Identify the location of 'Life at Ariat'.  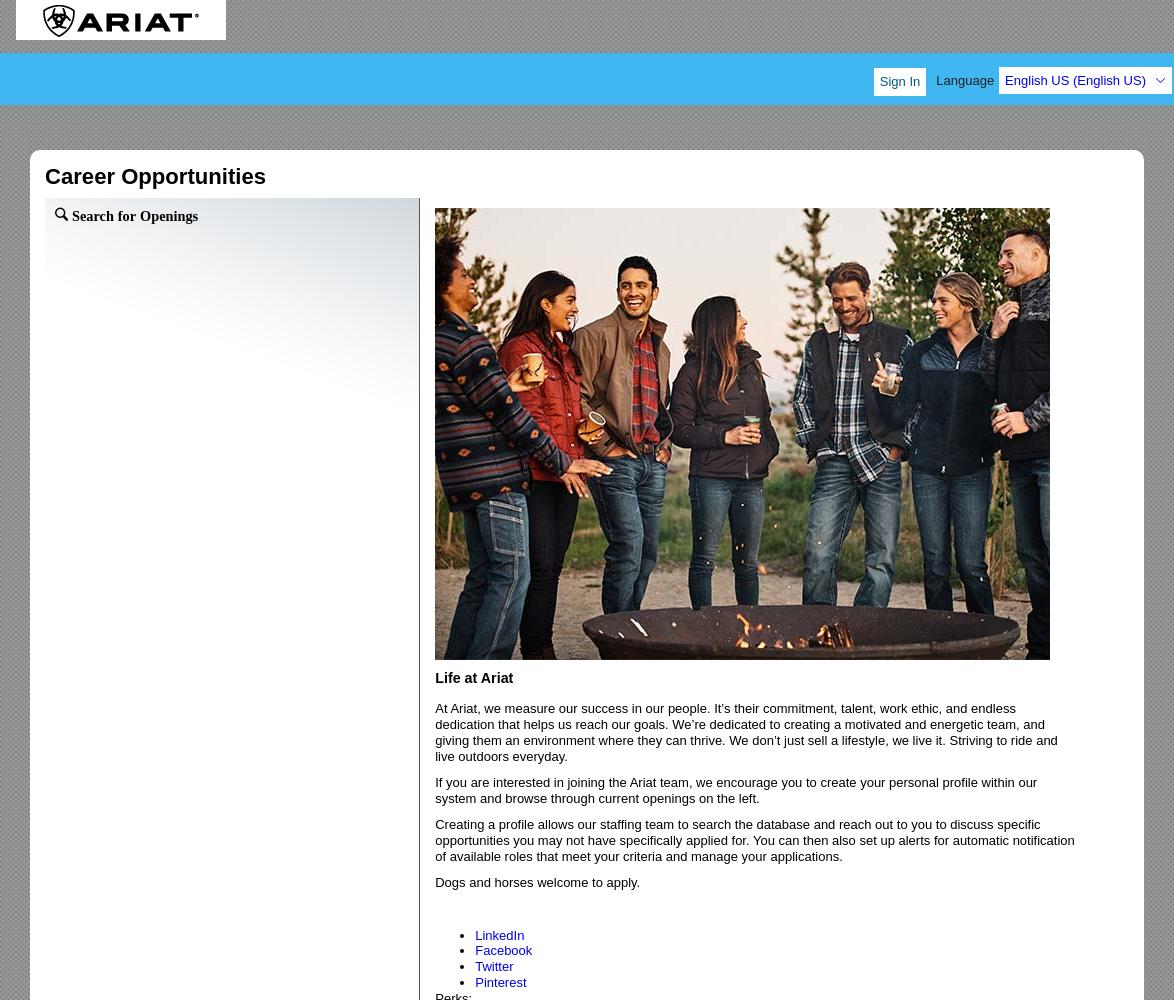
(433, 678).